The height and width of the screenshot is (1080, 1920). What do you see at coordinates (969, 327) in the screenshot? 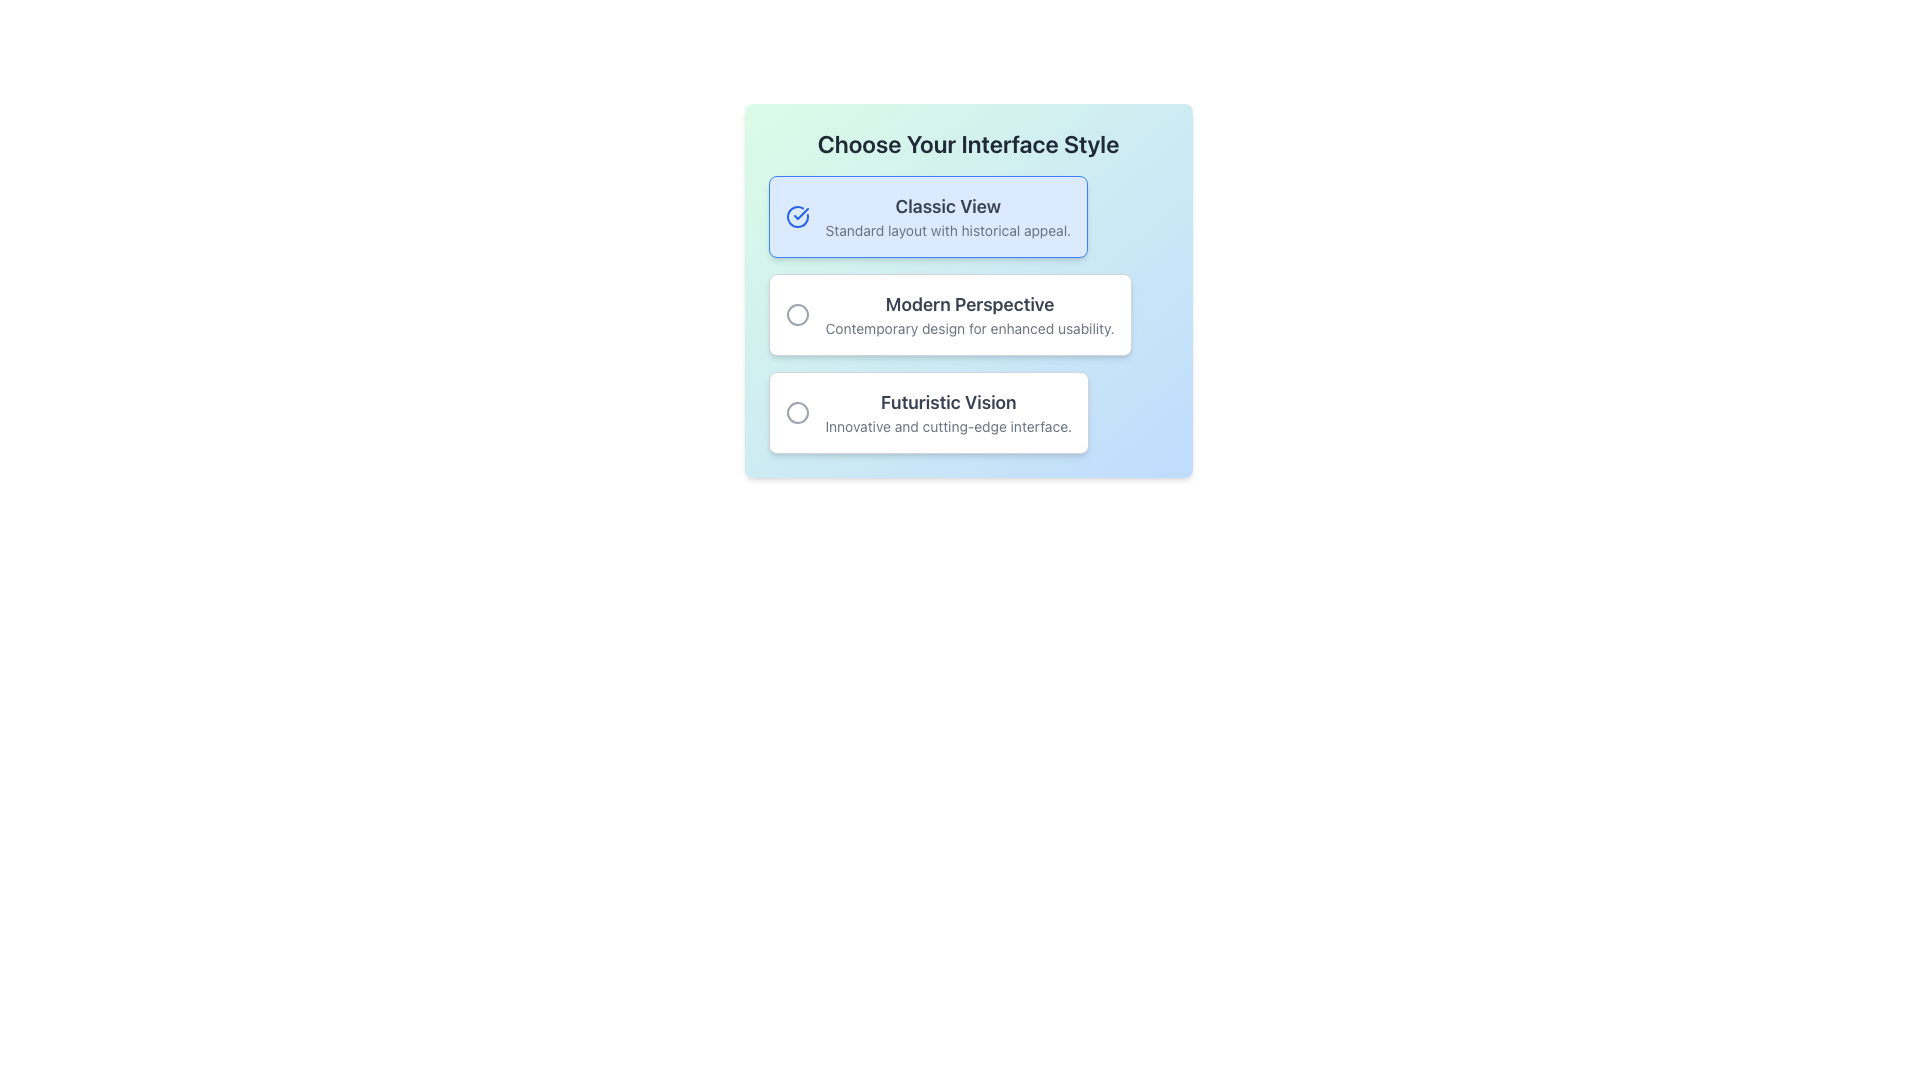
I see `the text label that provides a supplementary description for the 'Modern Perspective' heading, located directly beneath it as the second line of text` at bounding box center [969, 327].